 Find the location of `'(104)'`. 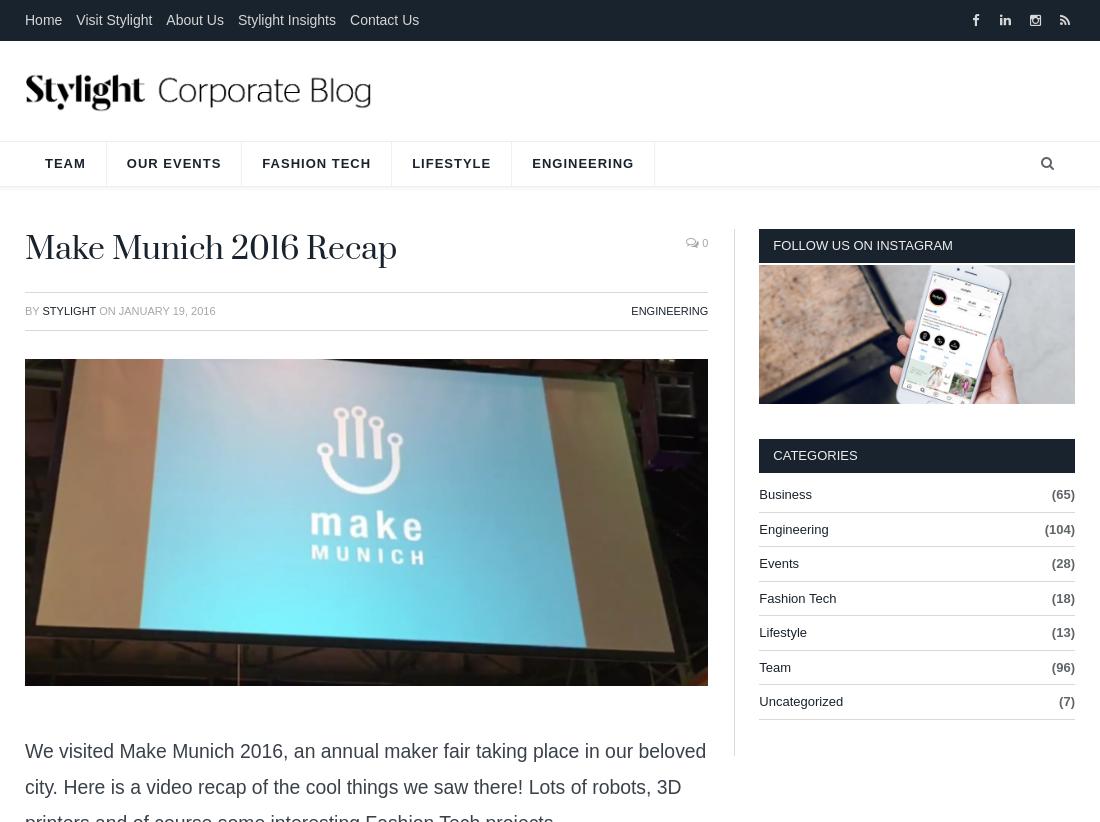

'(104)' is located at coordinates (1058, 527).